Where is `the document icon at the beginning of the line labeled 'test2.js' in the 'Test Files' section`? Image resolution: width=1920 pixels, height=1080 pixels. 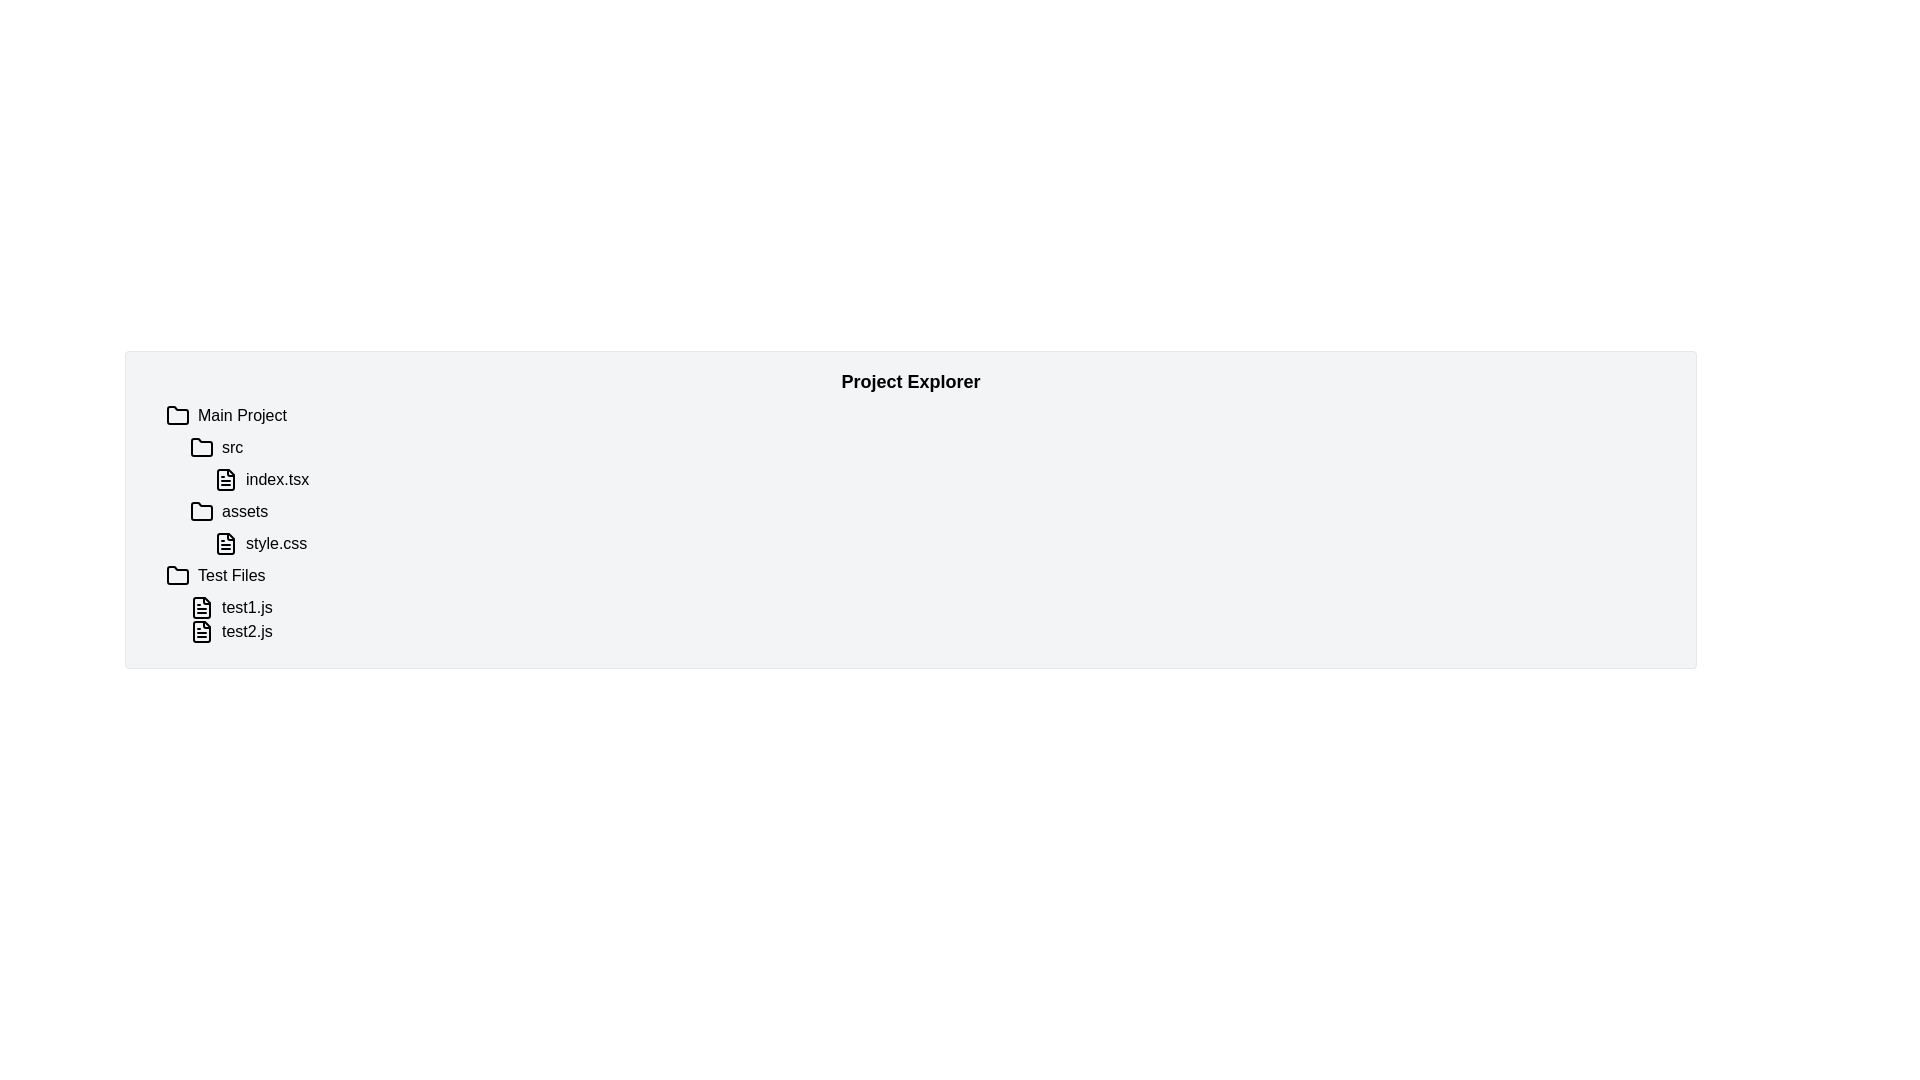 the document icon at the beginning of the line labeled 'test2.js' in the 'Test Files' section is located at coordinates (201, 632).